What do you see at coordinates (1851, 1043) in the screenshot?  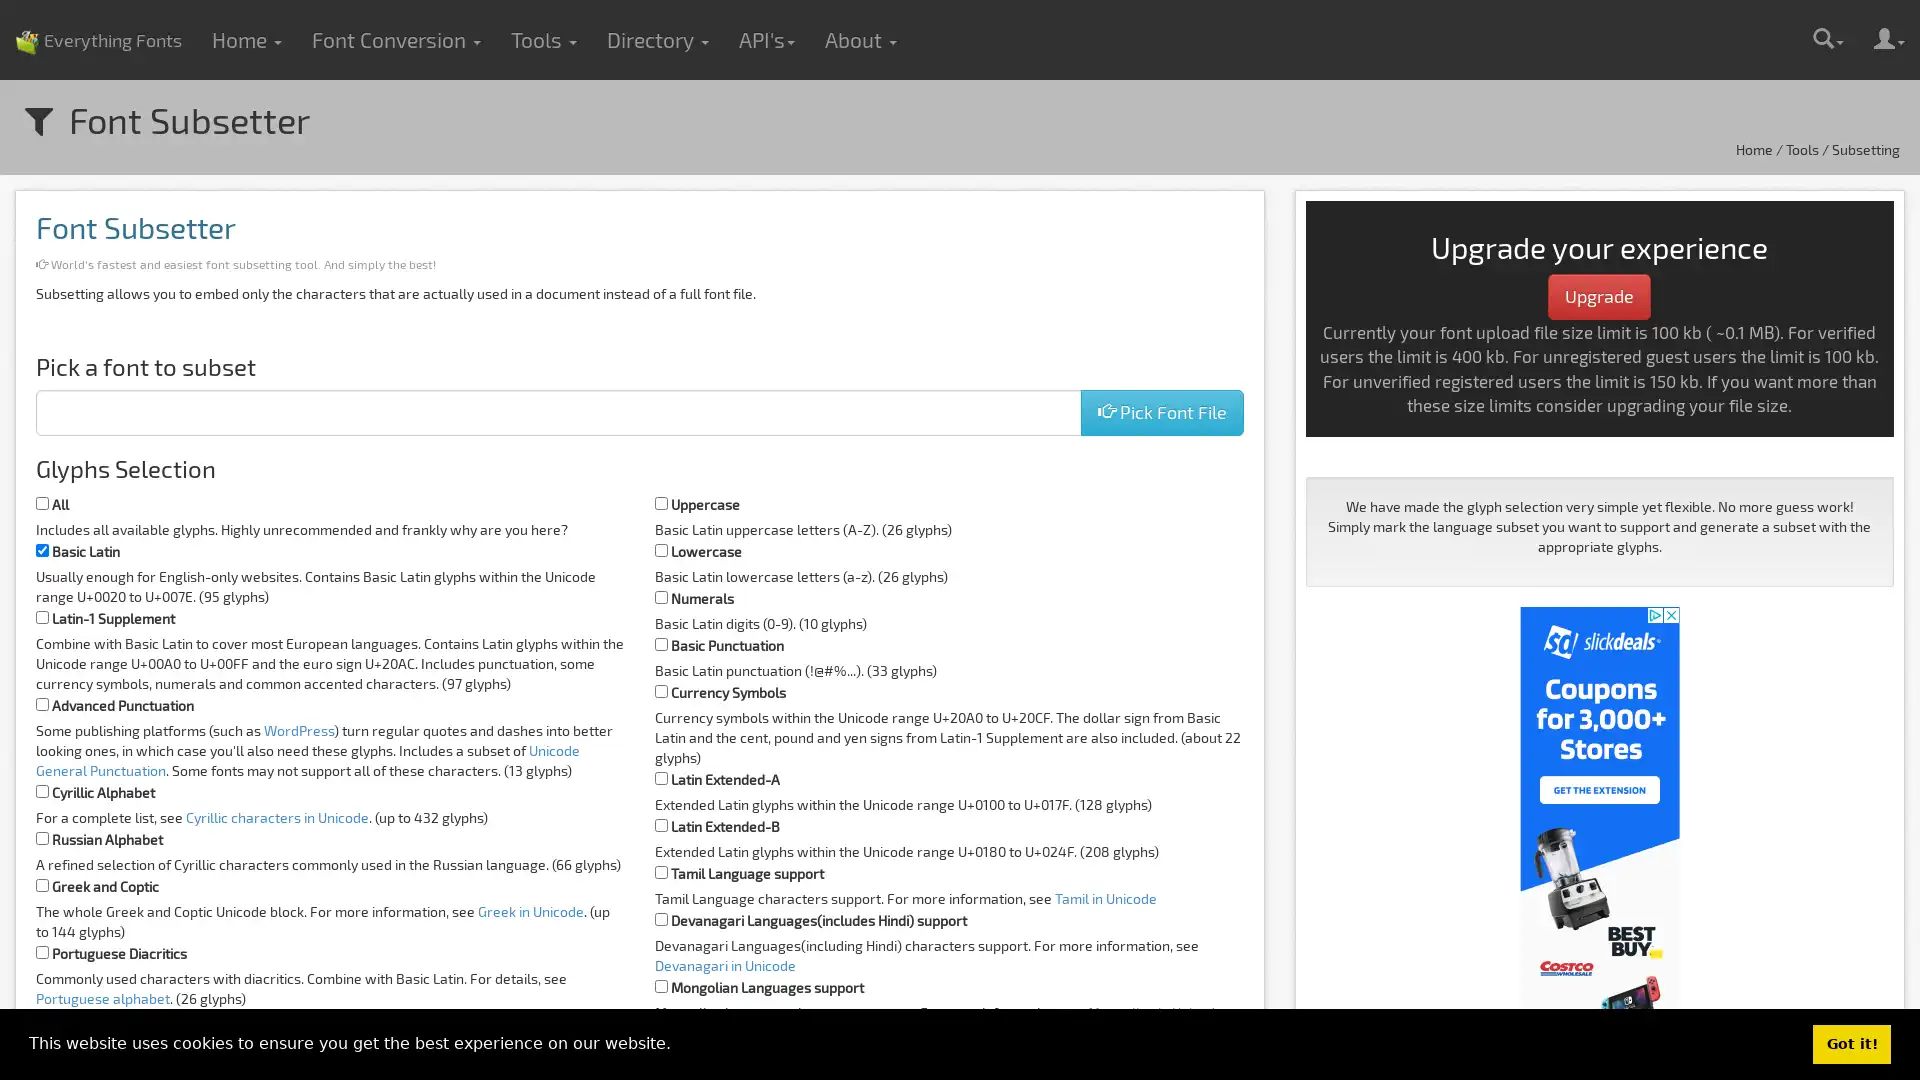 I see `dismiss cookie message` at bounding box center [1851, 1043].